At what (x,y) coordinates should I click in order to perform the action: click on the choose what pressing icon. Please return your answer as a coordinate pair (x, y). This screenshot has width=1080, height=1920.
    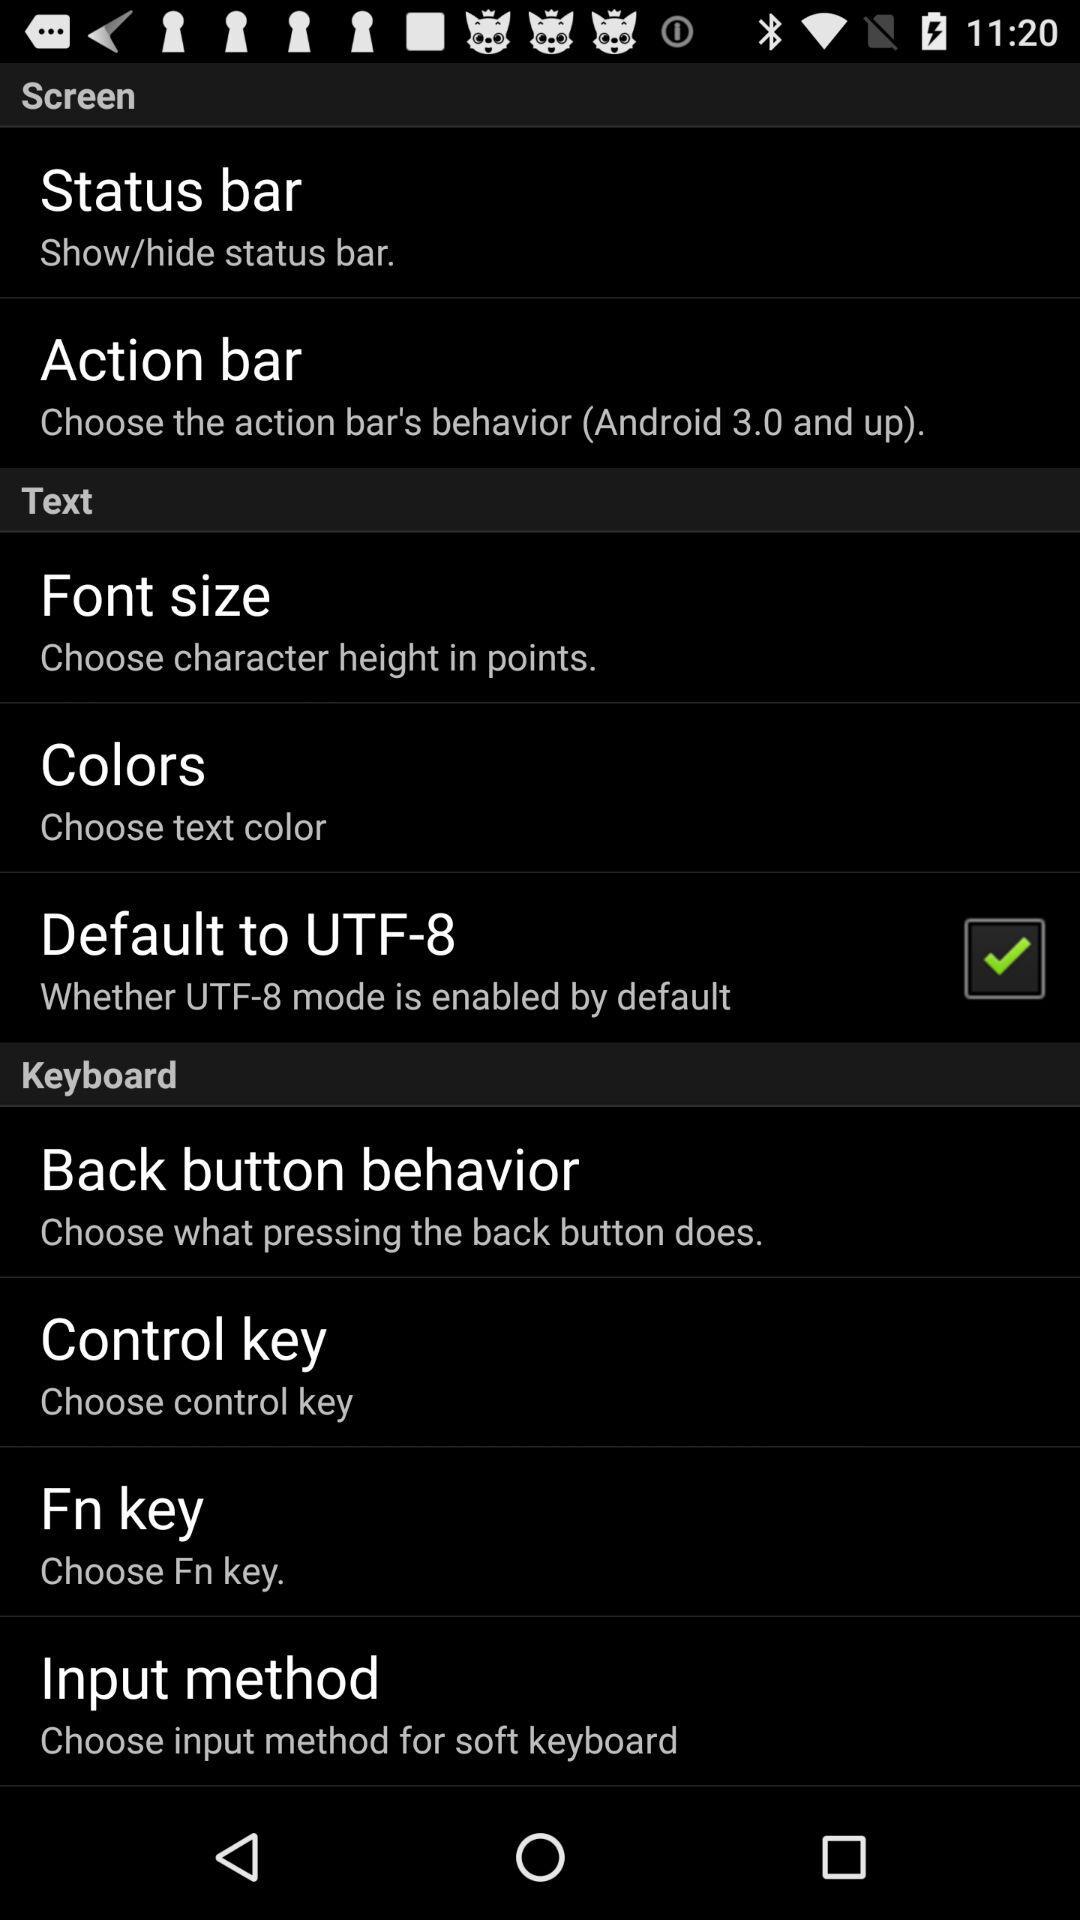
    Looking at the image, I should click on (401, 1229).